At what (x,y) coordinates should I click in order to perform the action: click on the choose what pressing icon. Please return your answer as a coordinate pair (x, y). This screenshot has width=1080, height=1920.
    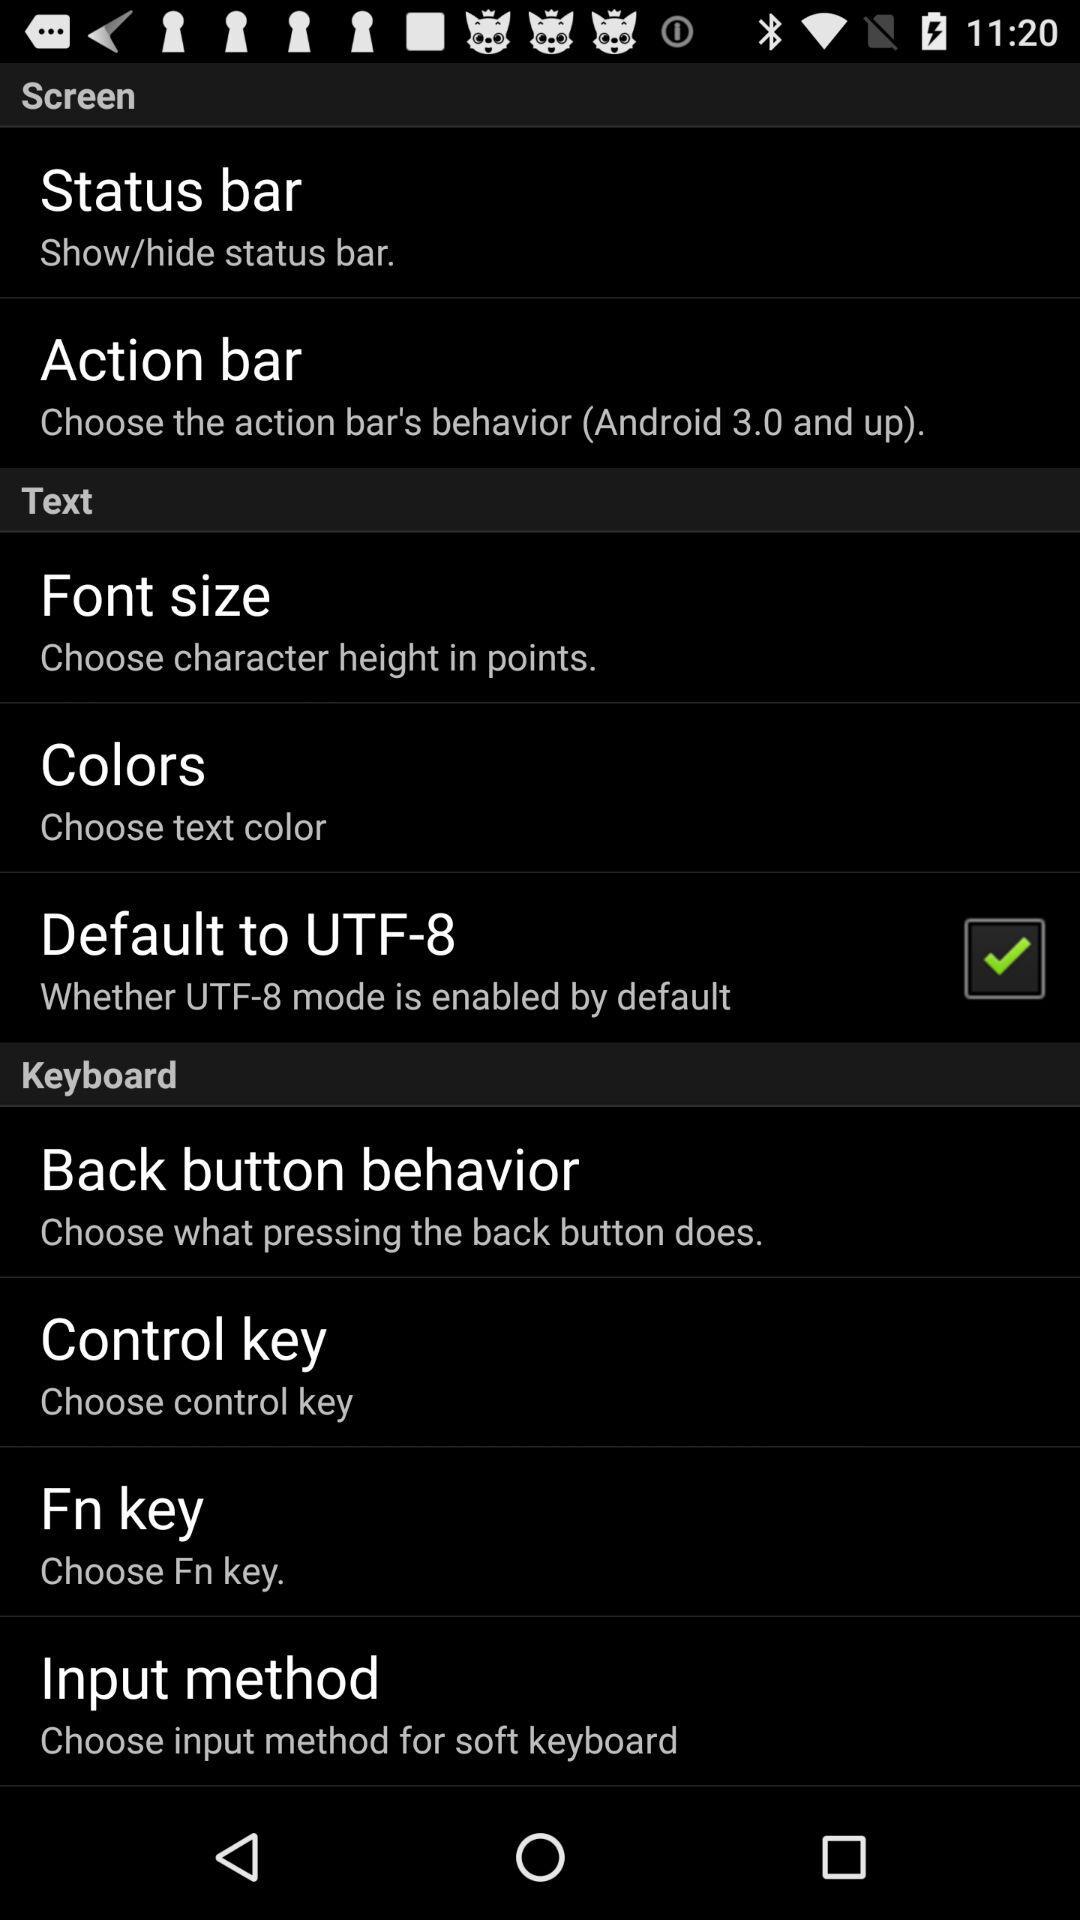
    Looking at the image, I should click on (401, 1229).